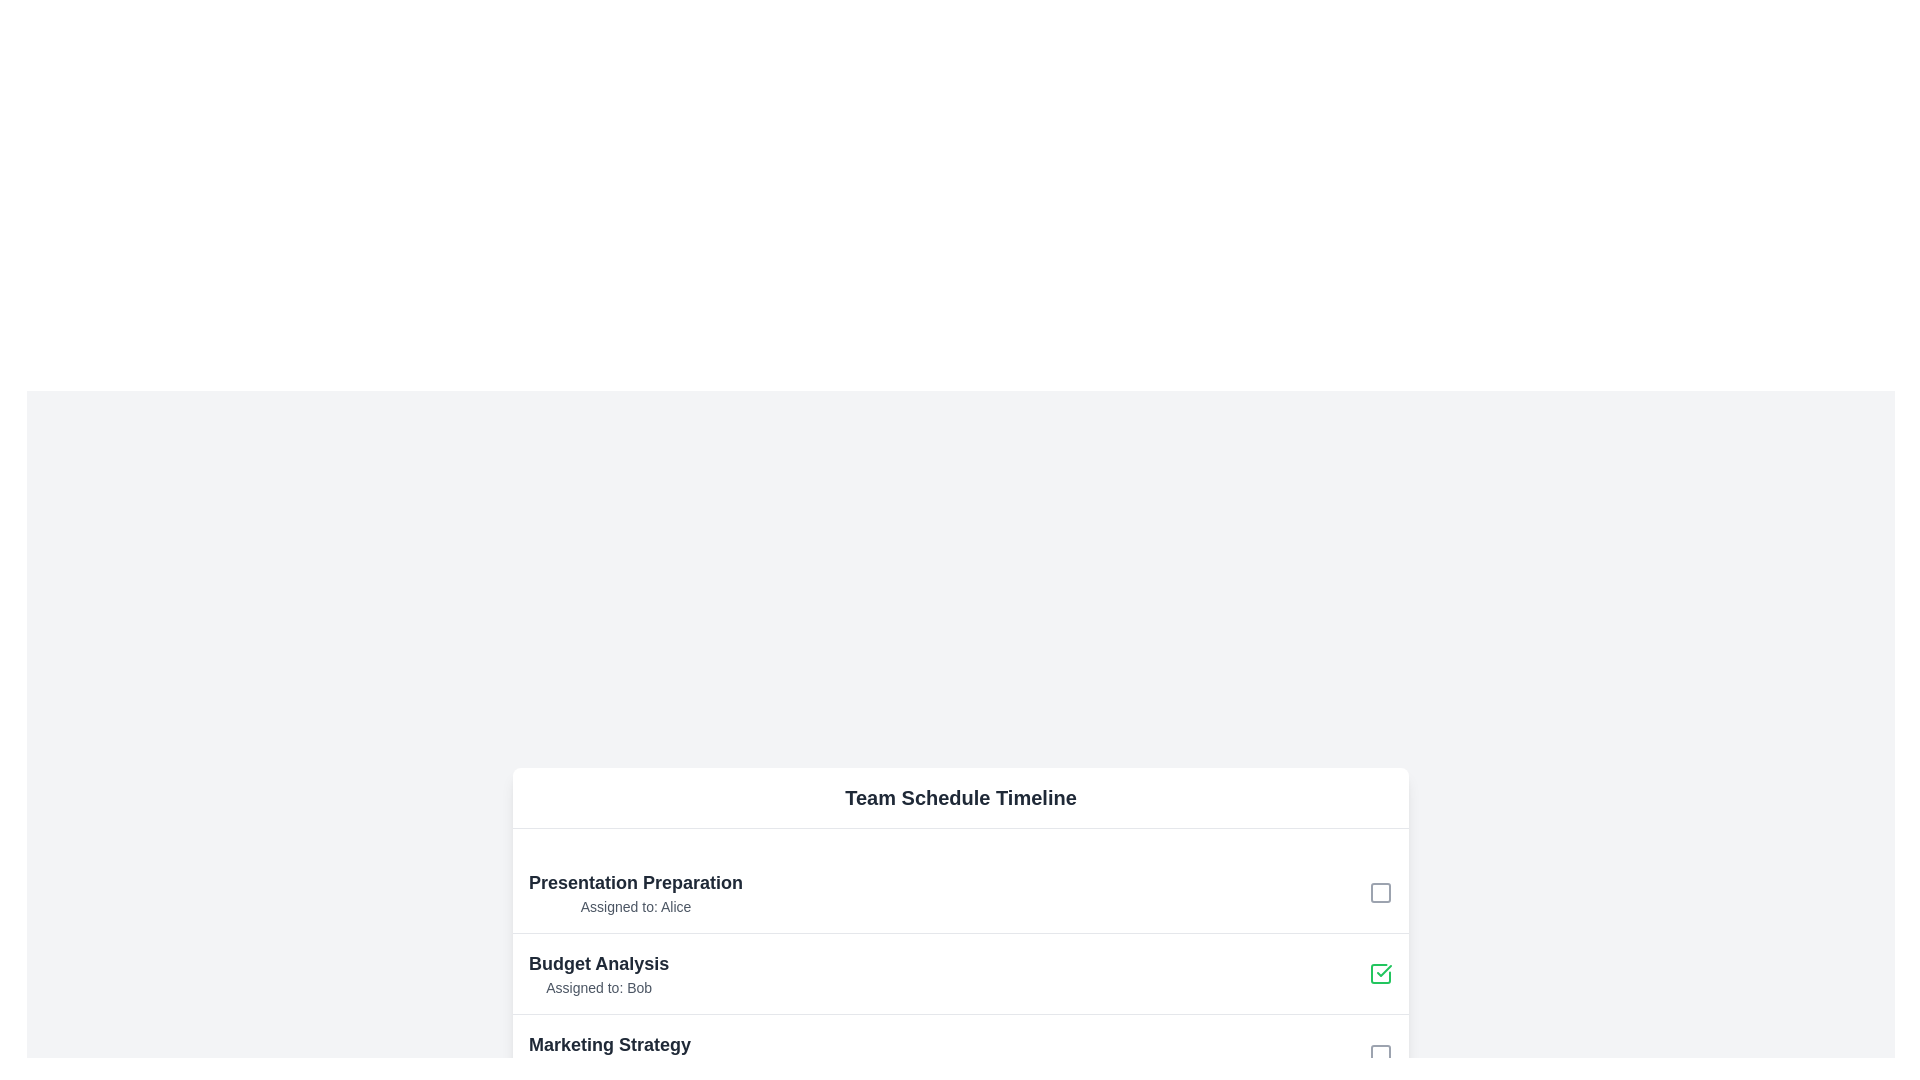  What do you see at coordinates (608, 1052) in the screenshot?
I see `the card area of the task Marketing Strategy` at bounding box center [608, 1052].